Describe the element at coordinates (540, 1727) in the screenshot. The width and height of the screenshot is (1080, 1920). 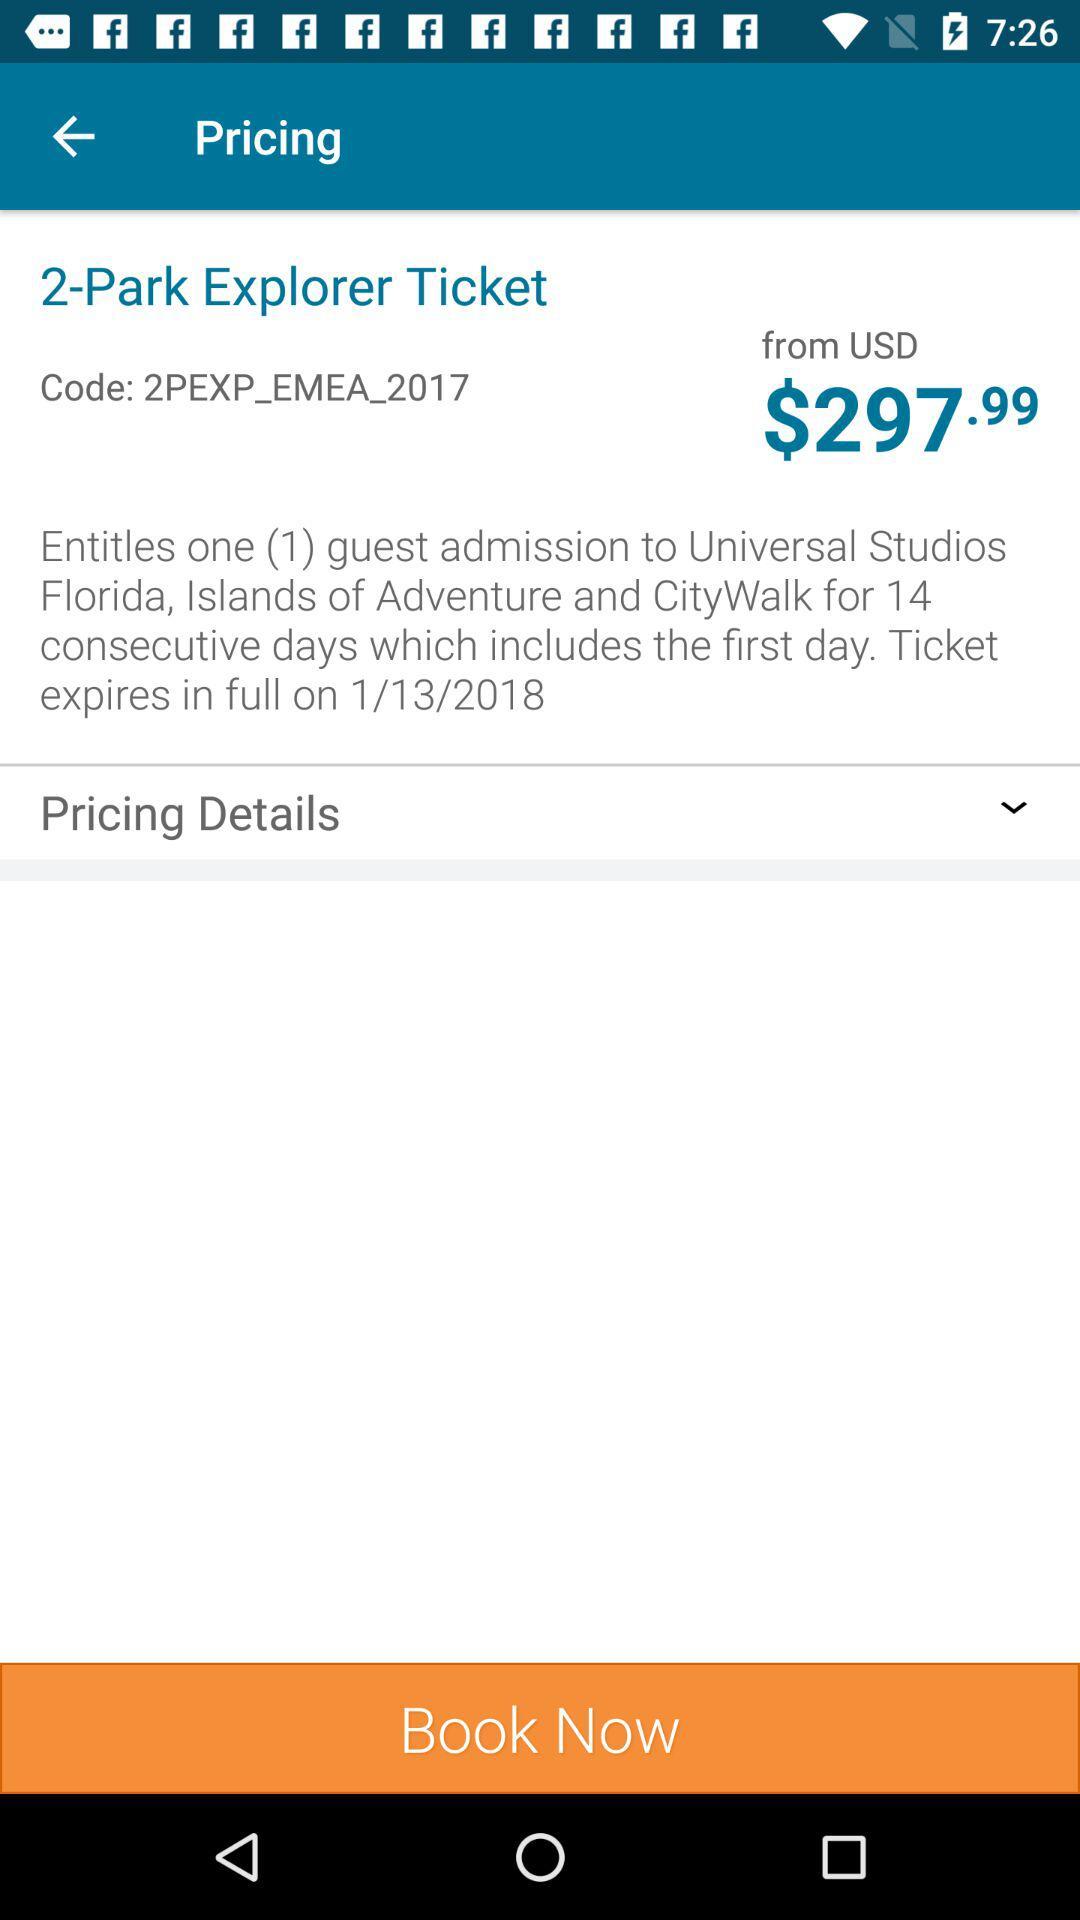
I see `book now` at that location.